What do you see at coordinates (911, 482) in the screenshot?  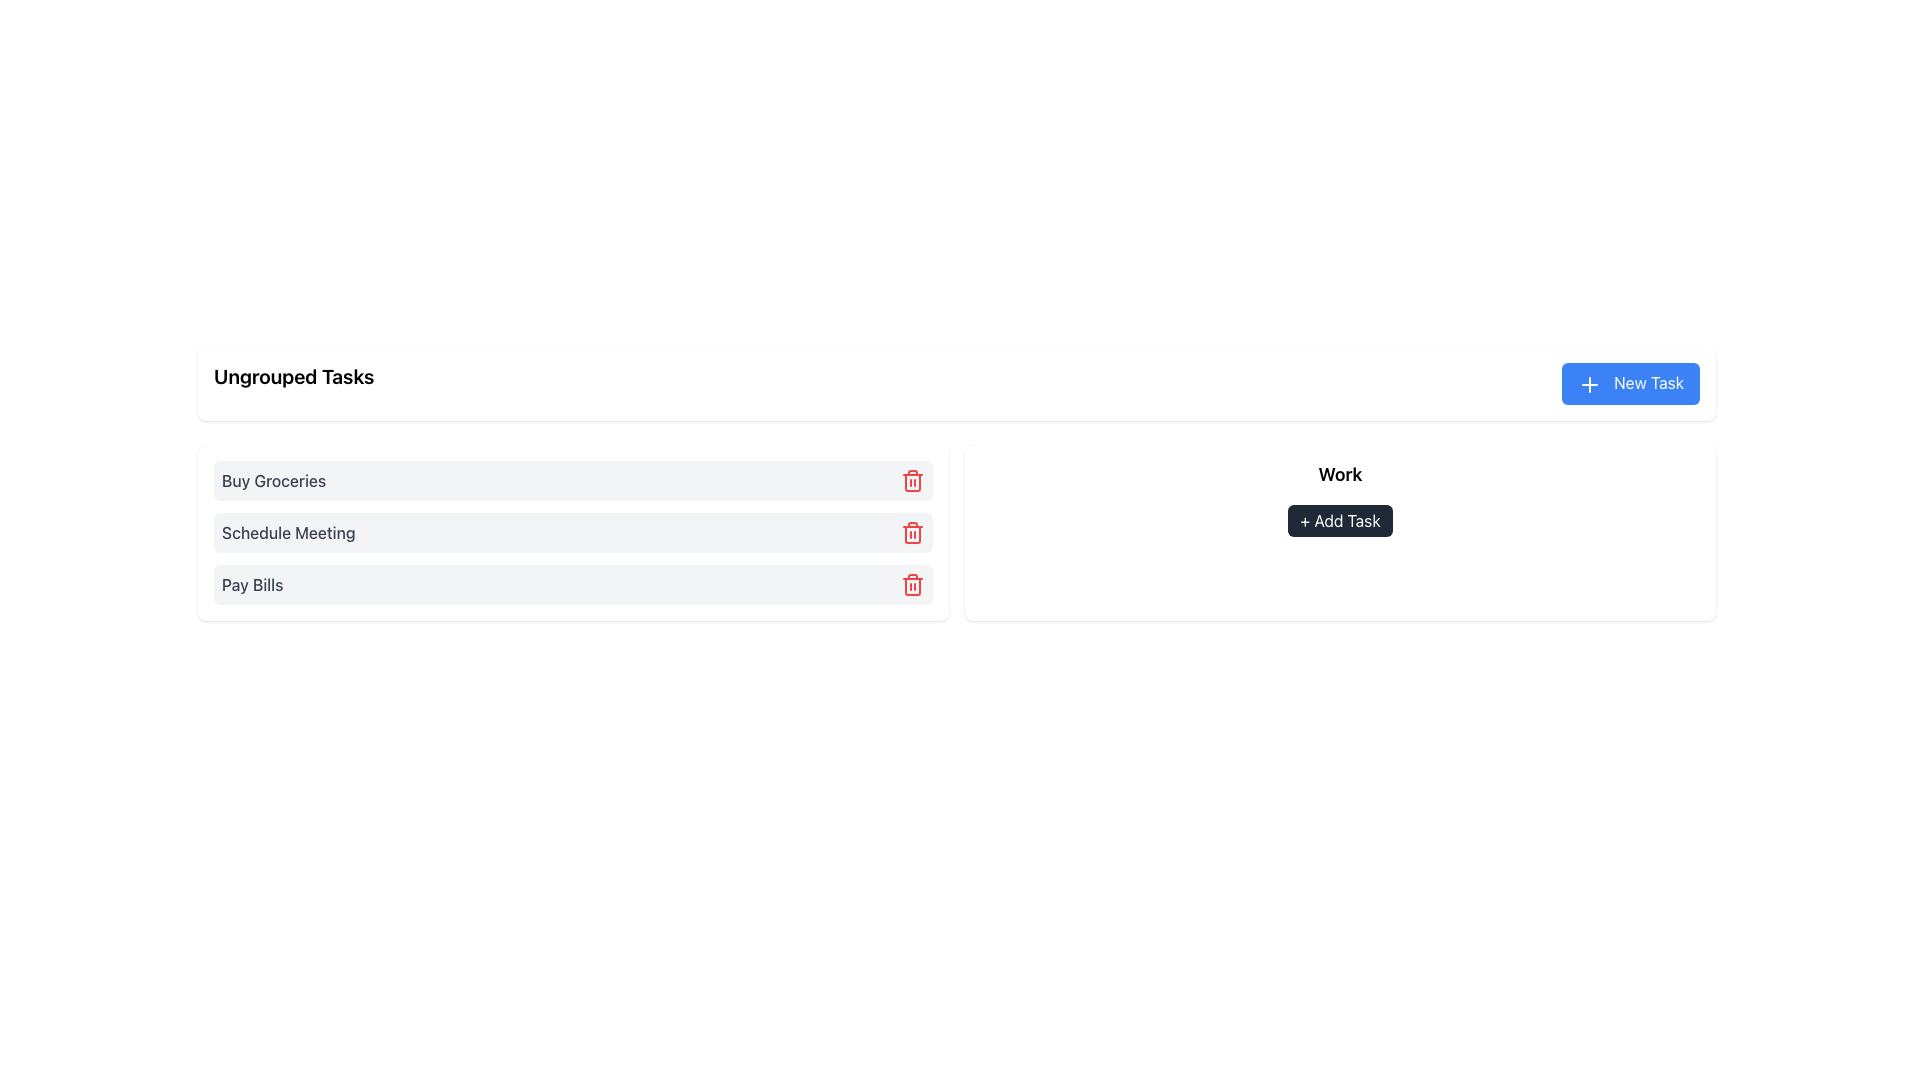 I see `the middle vertical stripe of the red trash can-shaped icon, which represents deletion or removal action, located under 'Ungrouped Tasks'` at bounding box center [911, 482].